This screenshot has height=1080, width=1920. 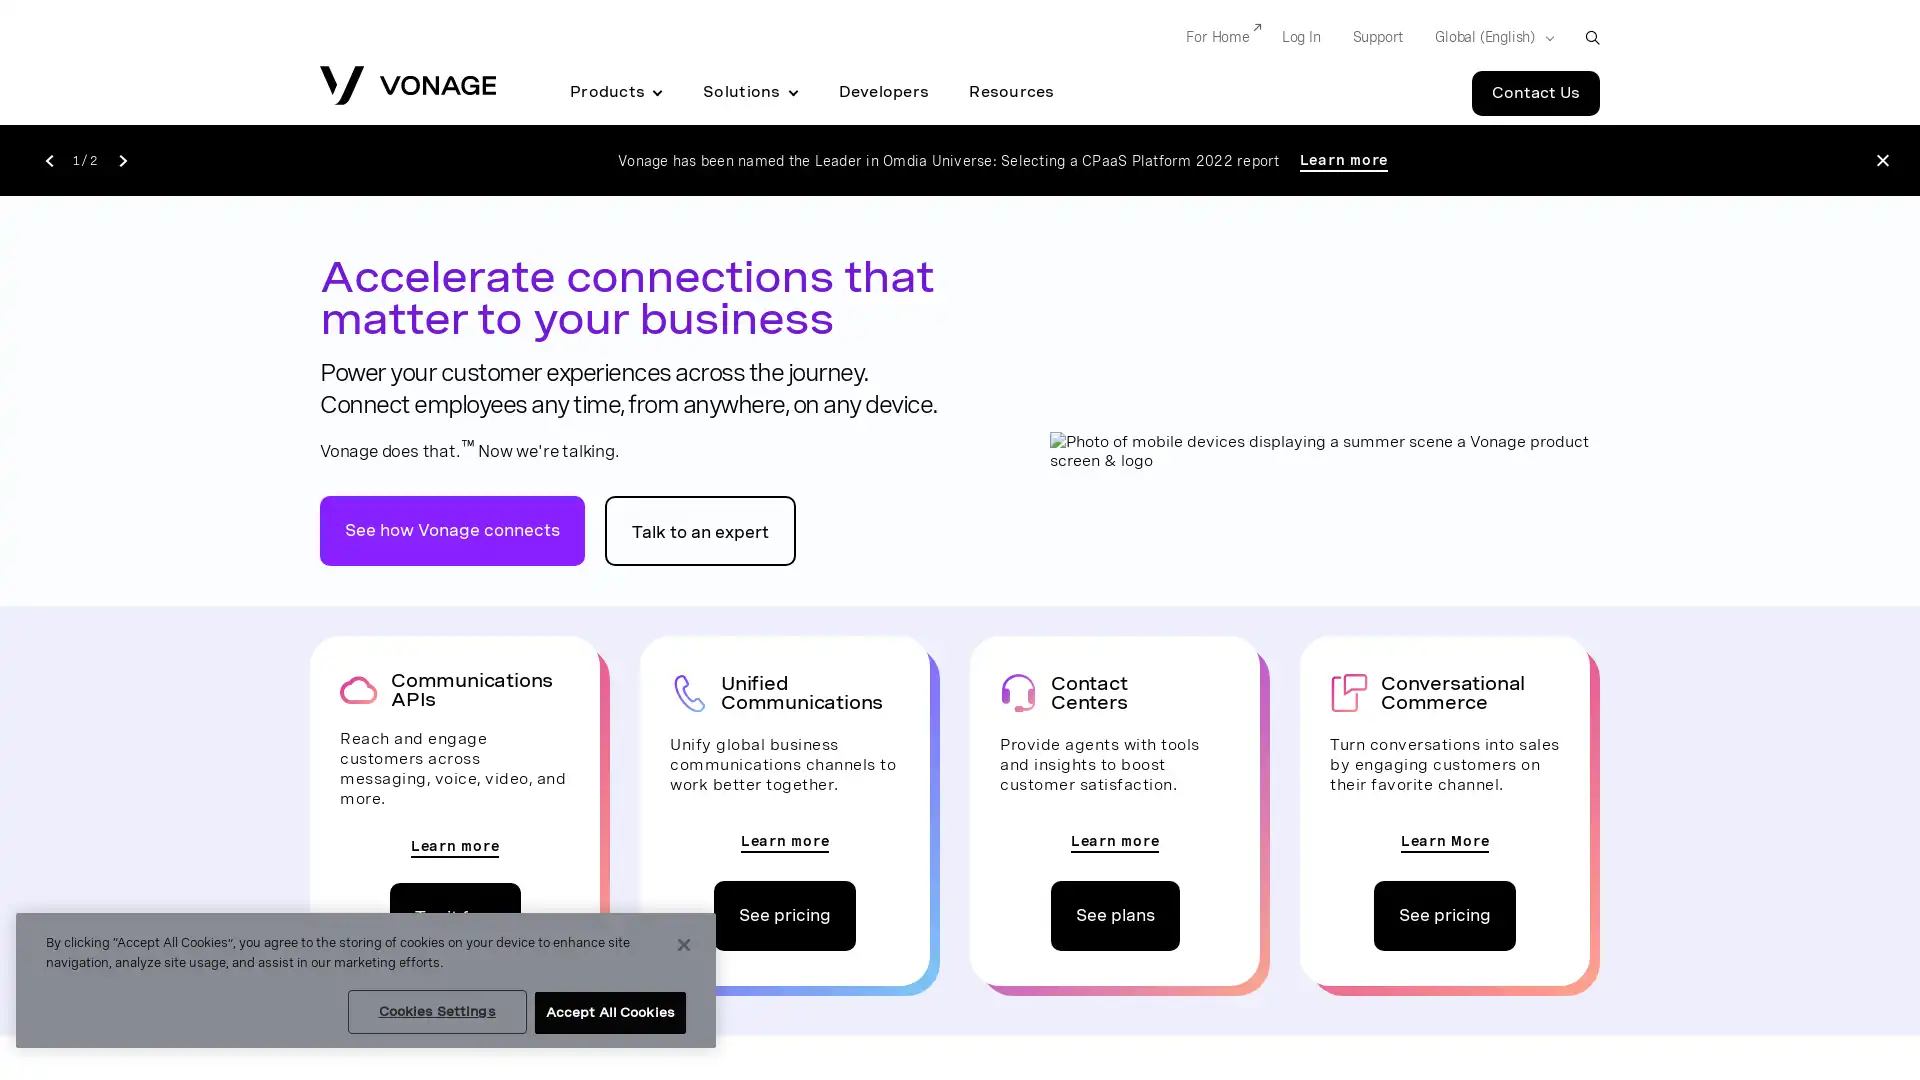 What do you see at coordinates (615, 92) in the screenshot?
I see `Products` at bounding box center [615, 92].